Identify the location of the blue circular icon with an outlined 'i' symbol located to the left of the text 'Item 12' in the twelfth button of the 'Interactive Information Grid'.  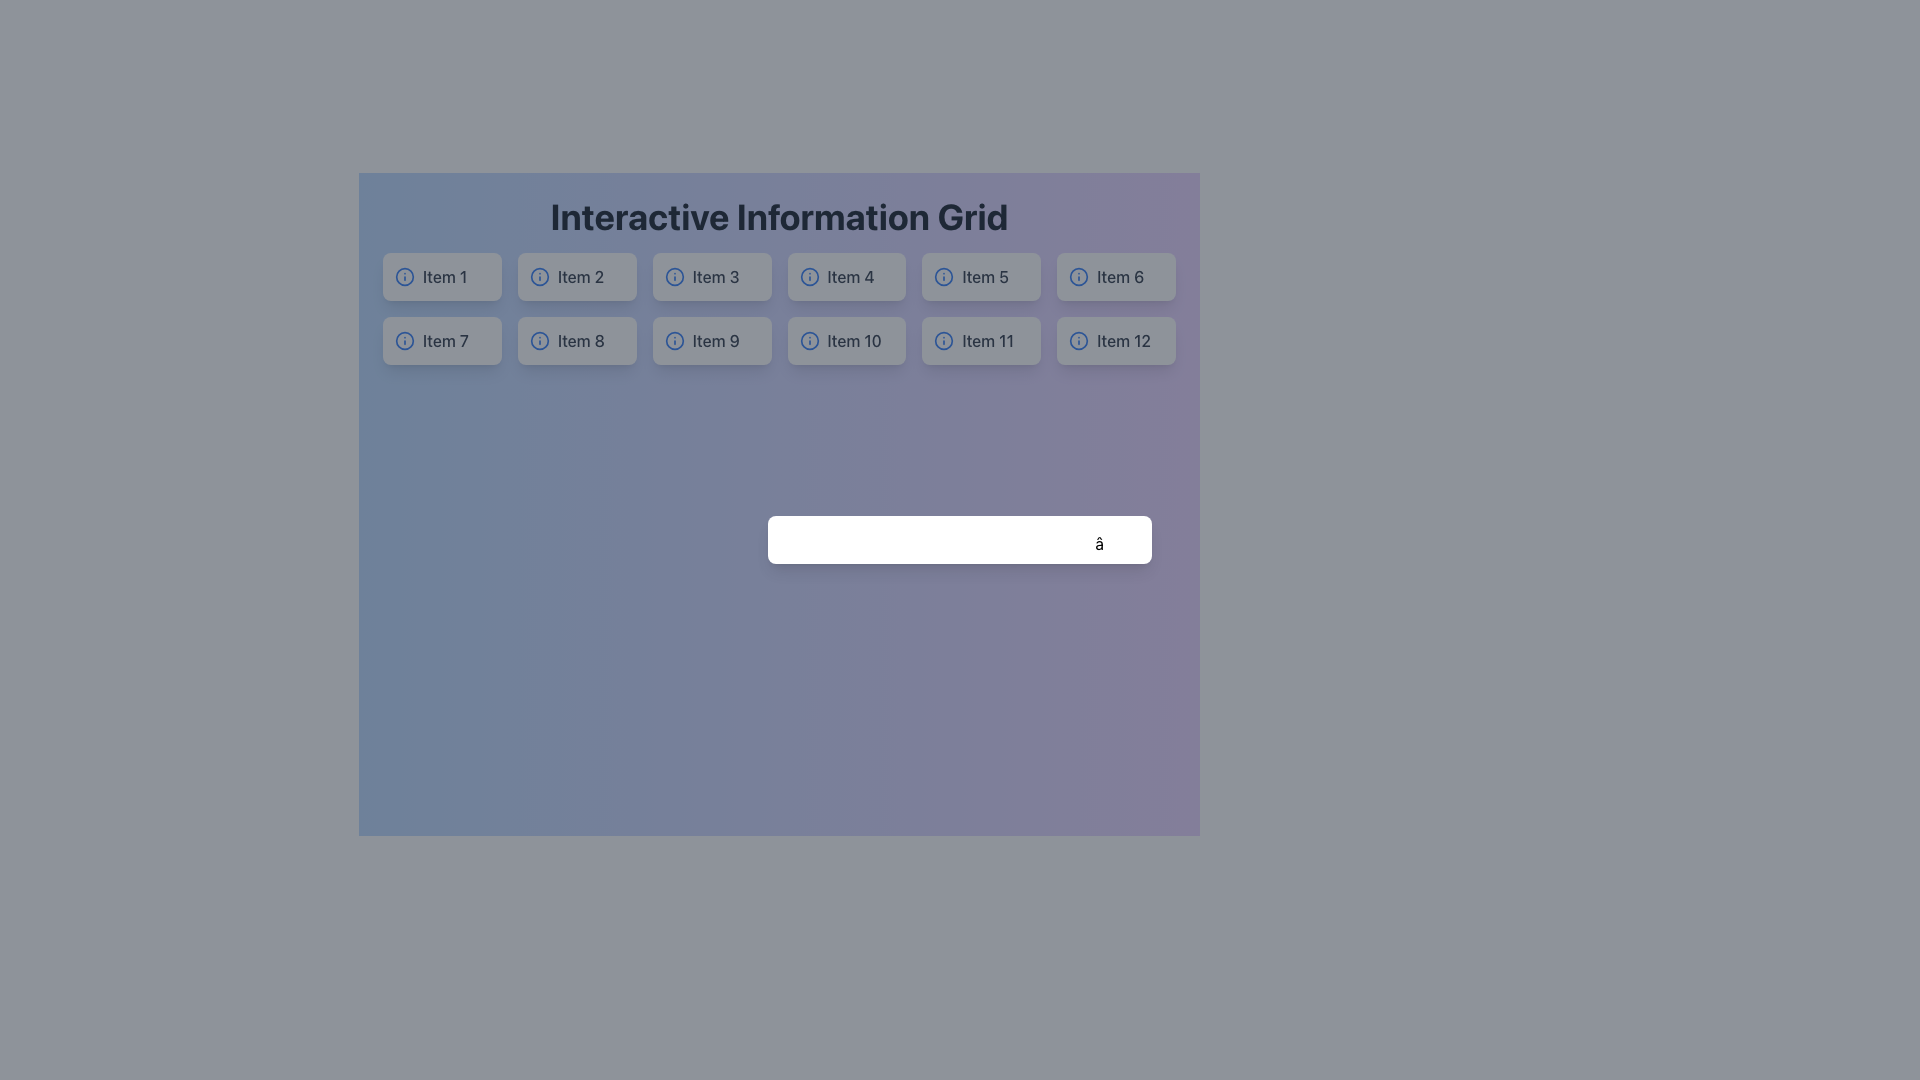
(1078, 339).